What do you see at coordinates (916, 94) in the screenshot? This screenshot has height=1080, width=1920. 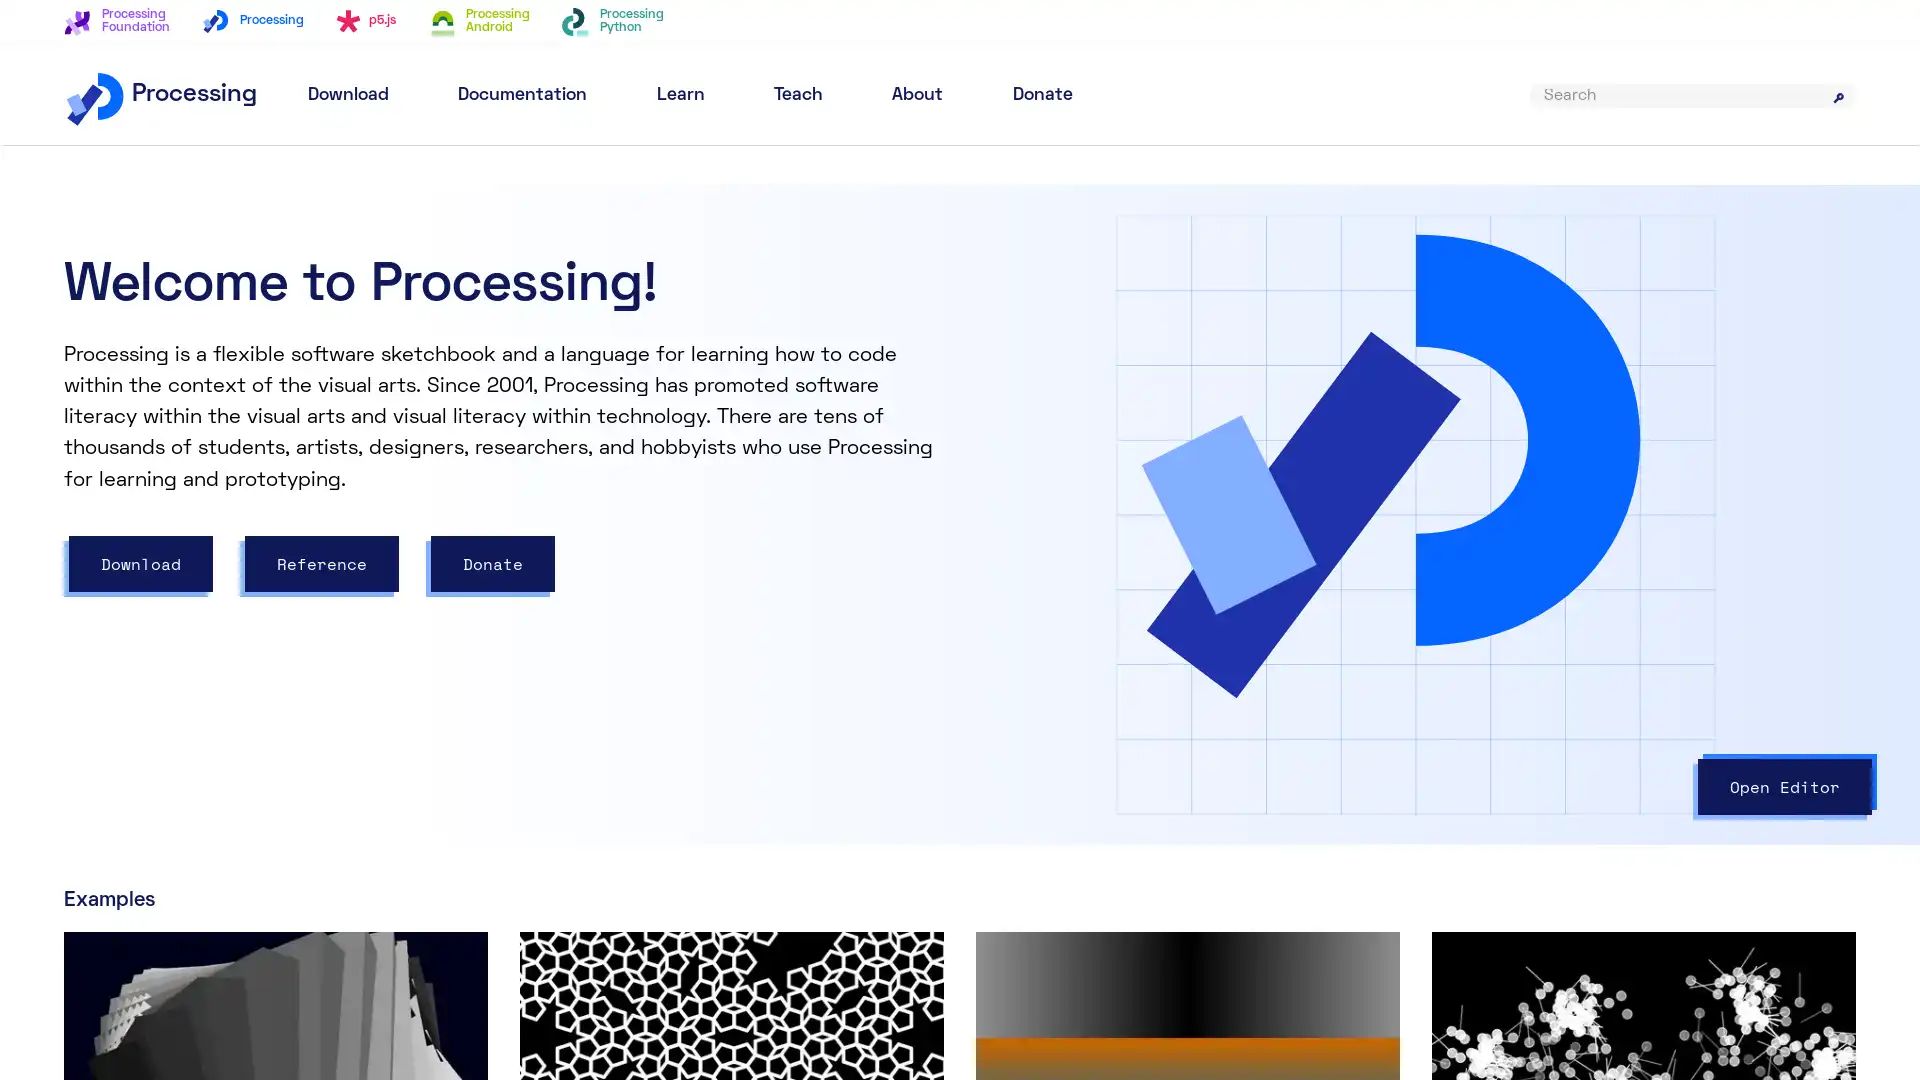 I see `About` at bounding box center [916, 94].